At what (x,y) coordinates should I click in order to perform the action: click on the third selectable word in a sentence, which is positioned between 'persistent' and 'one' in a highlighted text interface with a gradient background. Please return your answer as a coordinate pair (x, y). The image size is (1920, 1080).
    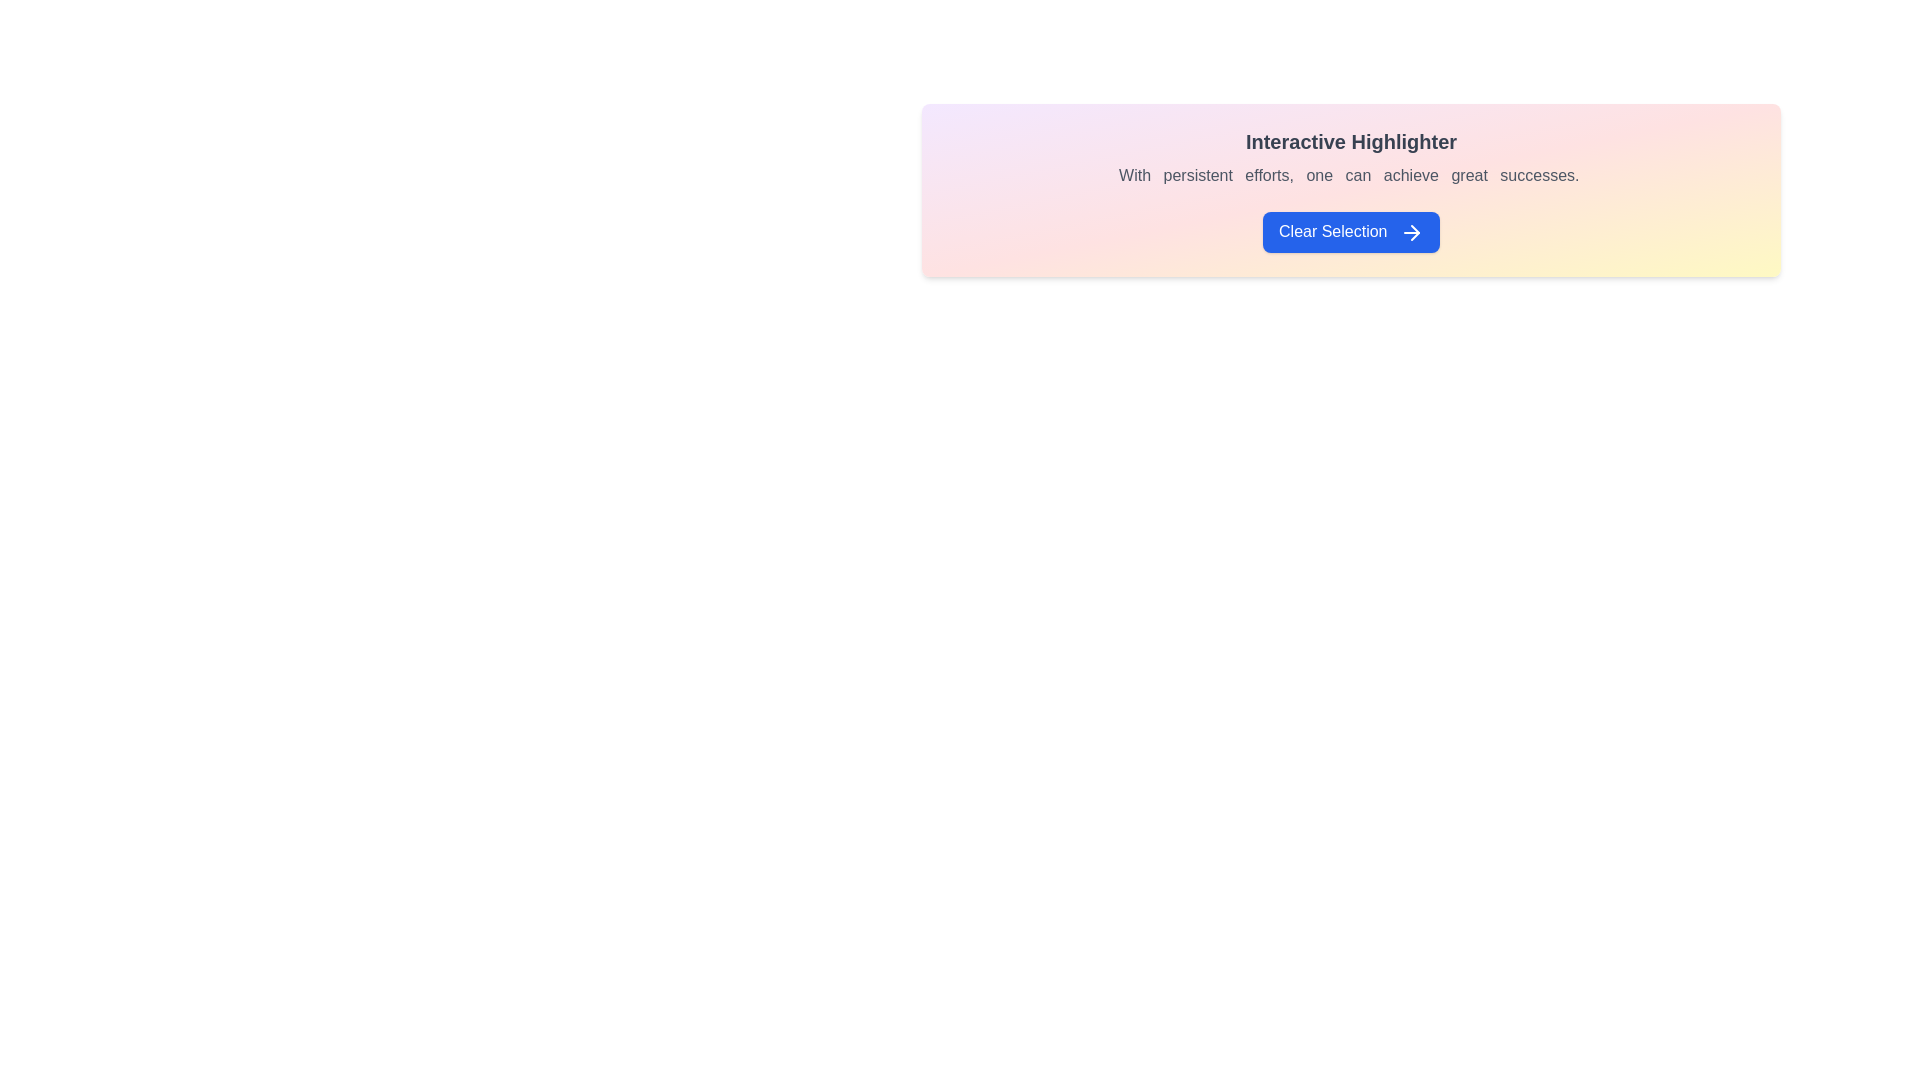
    Looking at the image, I should click on (1270, 174).